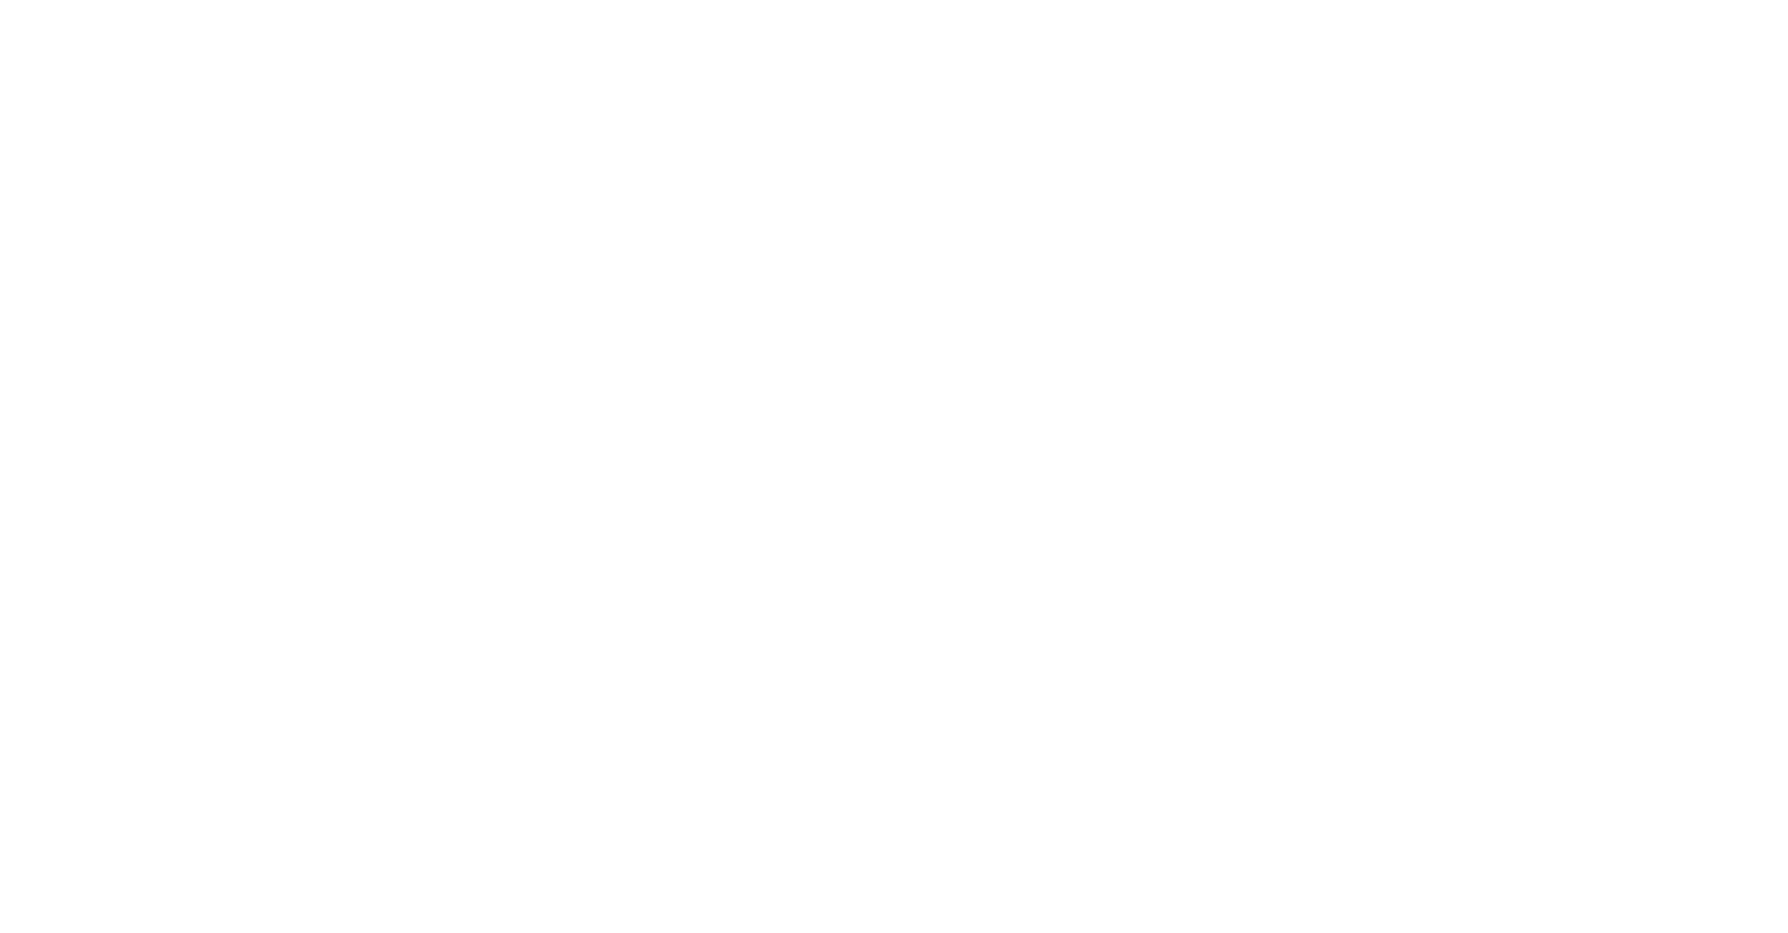 Image resolution: width=1788 pixels, height=933 pixels. What do you see at coordinates (1662, 346) in the screenshot?
I see `'Justiz, Sicherheit, Steuern, Finanzen'` at bounding box center [1662, 346].